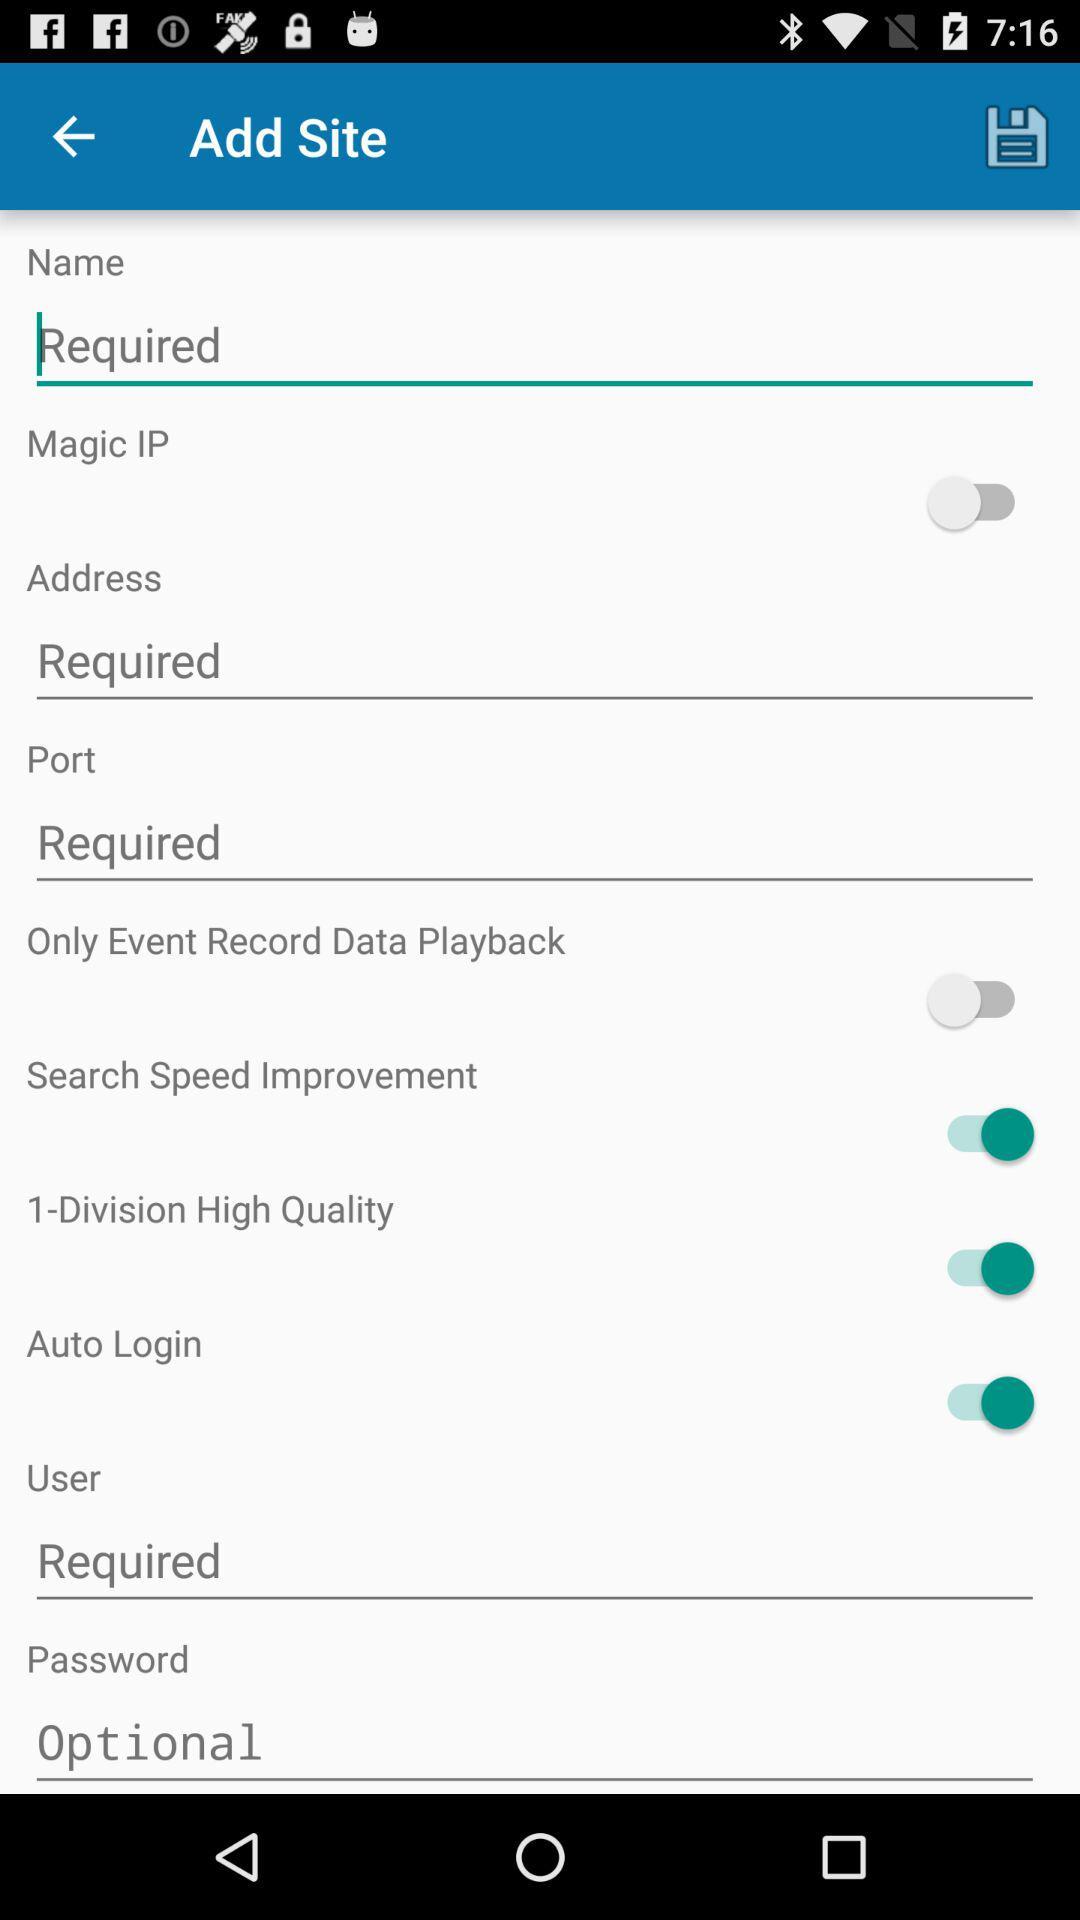 This screenshot has width=1080, height=1920. What do you see at coordinates (533, 345) in the screenshot?
I see `the icon above magic ip` at bounding box center [533, 345].